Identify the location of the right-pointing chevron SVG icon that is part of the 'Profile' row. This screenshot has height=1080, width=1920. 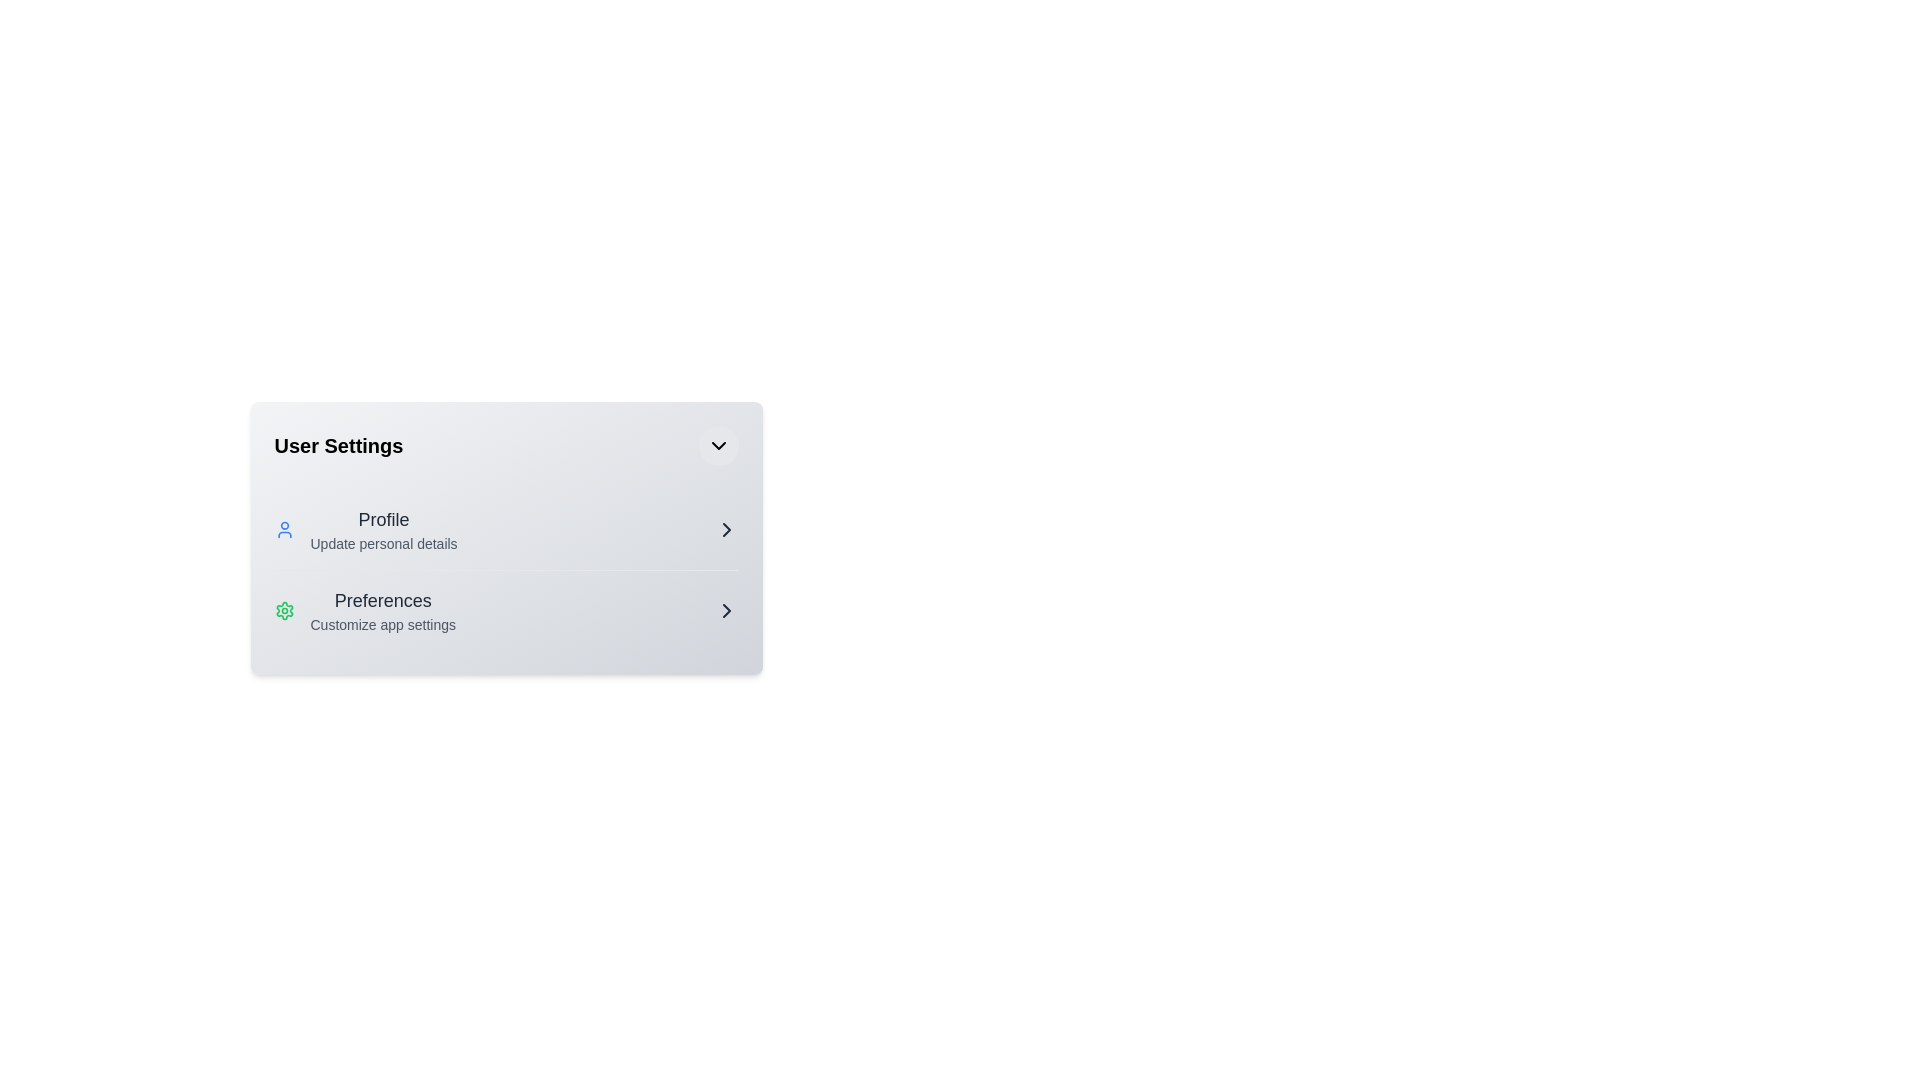
(725, 528).